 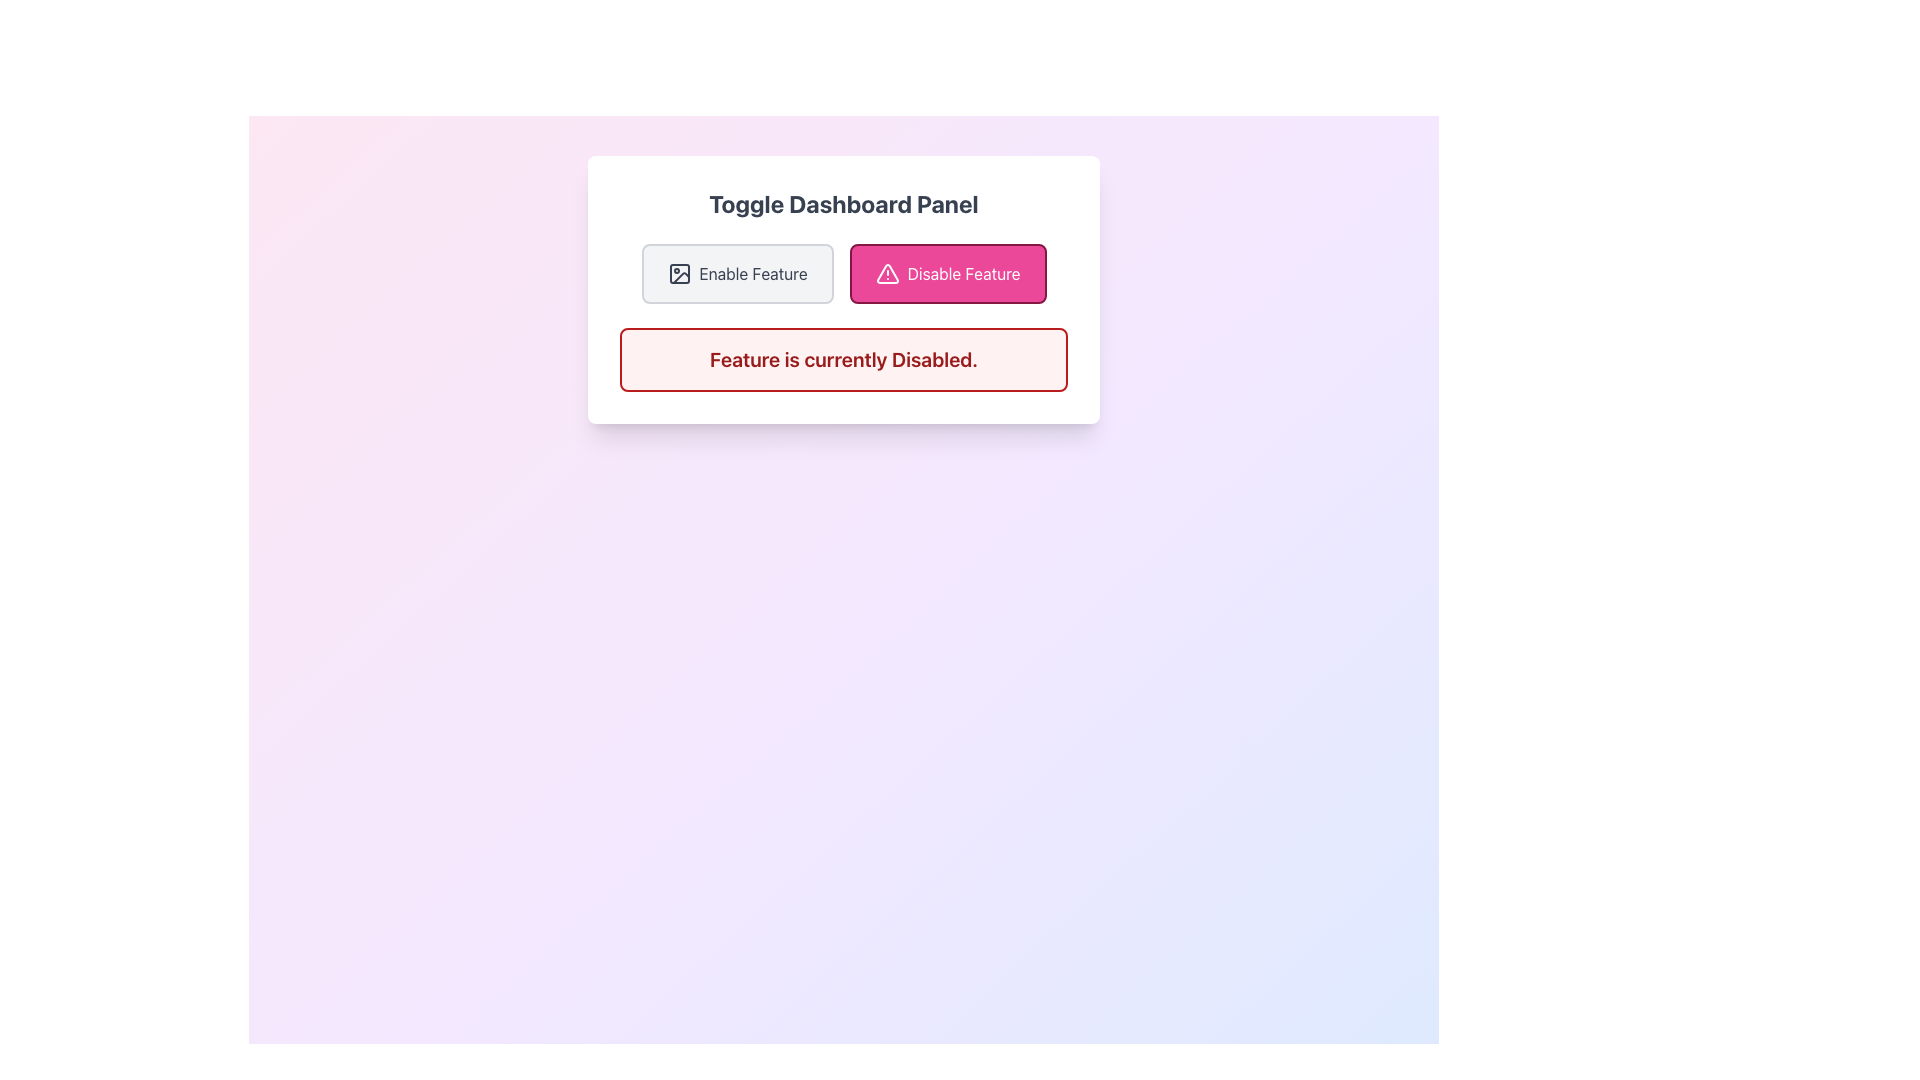 What do you see at coordinates (844, 273) in the screenshot?
I see `the 'Disable Feature' button in the Button Group located below the title 'Toggle Dashboard Panel'` at bounding box center [844, 273].